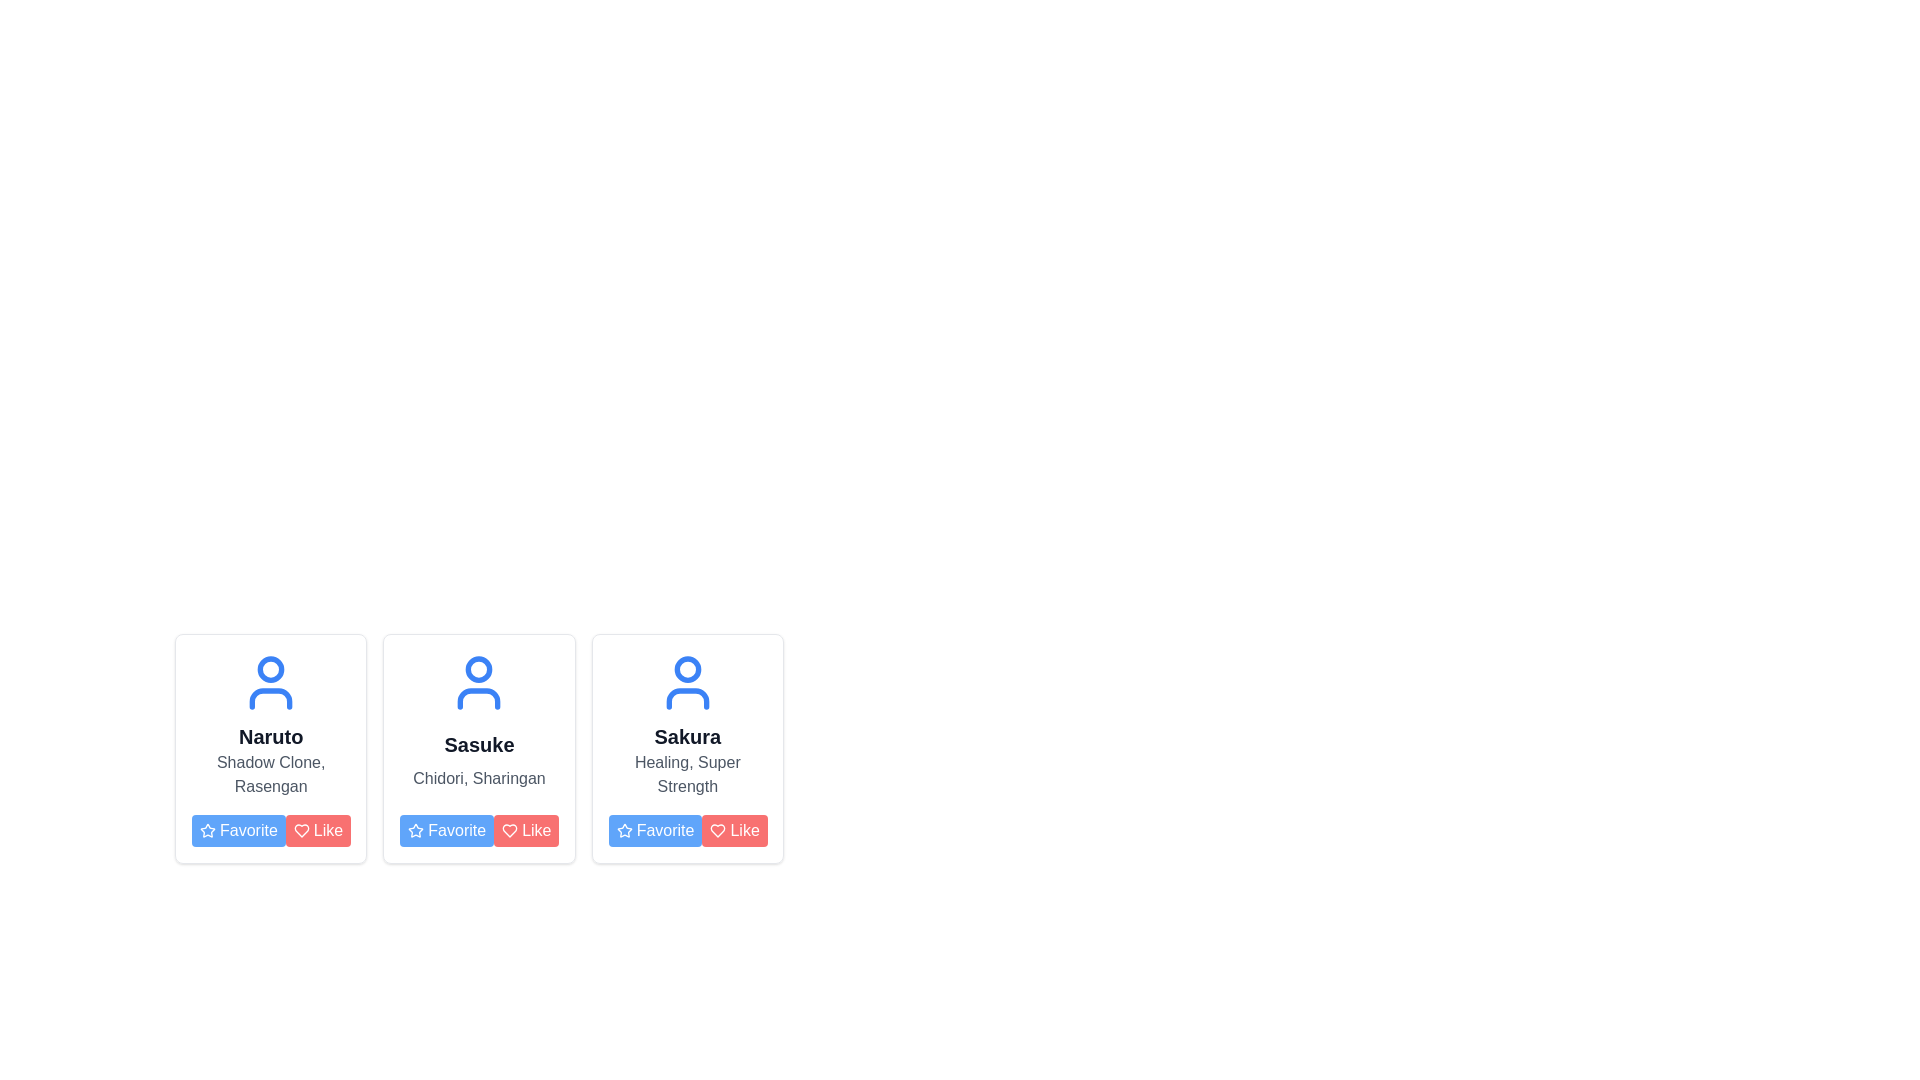  What do you see at coordinates (270, 830) in the screenshot?
I see `the 'Favorite' button, which is a rectangular button with a blue background and white text, located at the bottom of the 'Naruto' card` at bounding box center [270, 830].